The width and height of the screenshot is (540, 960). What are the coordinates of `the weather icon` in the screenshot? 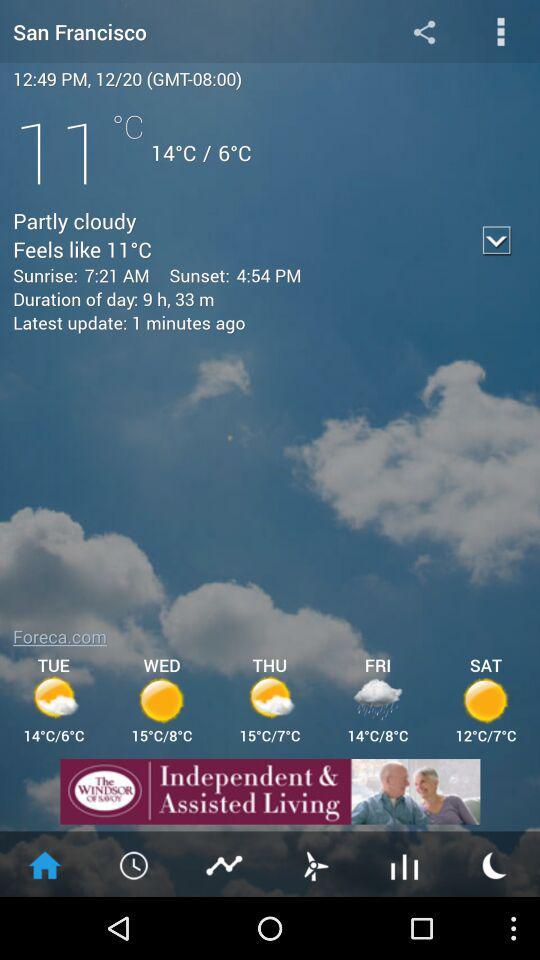 It's located at (494, 925).